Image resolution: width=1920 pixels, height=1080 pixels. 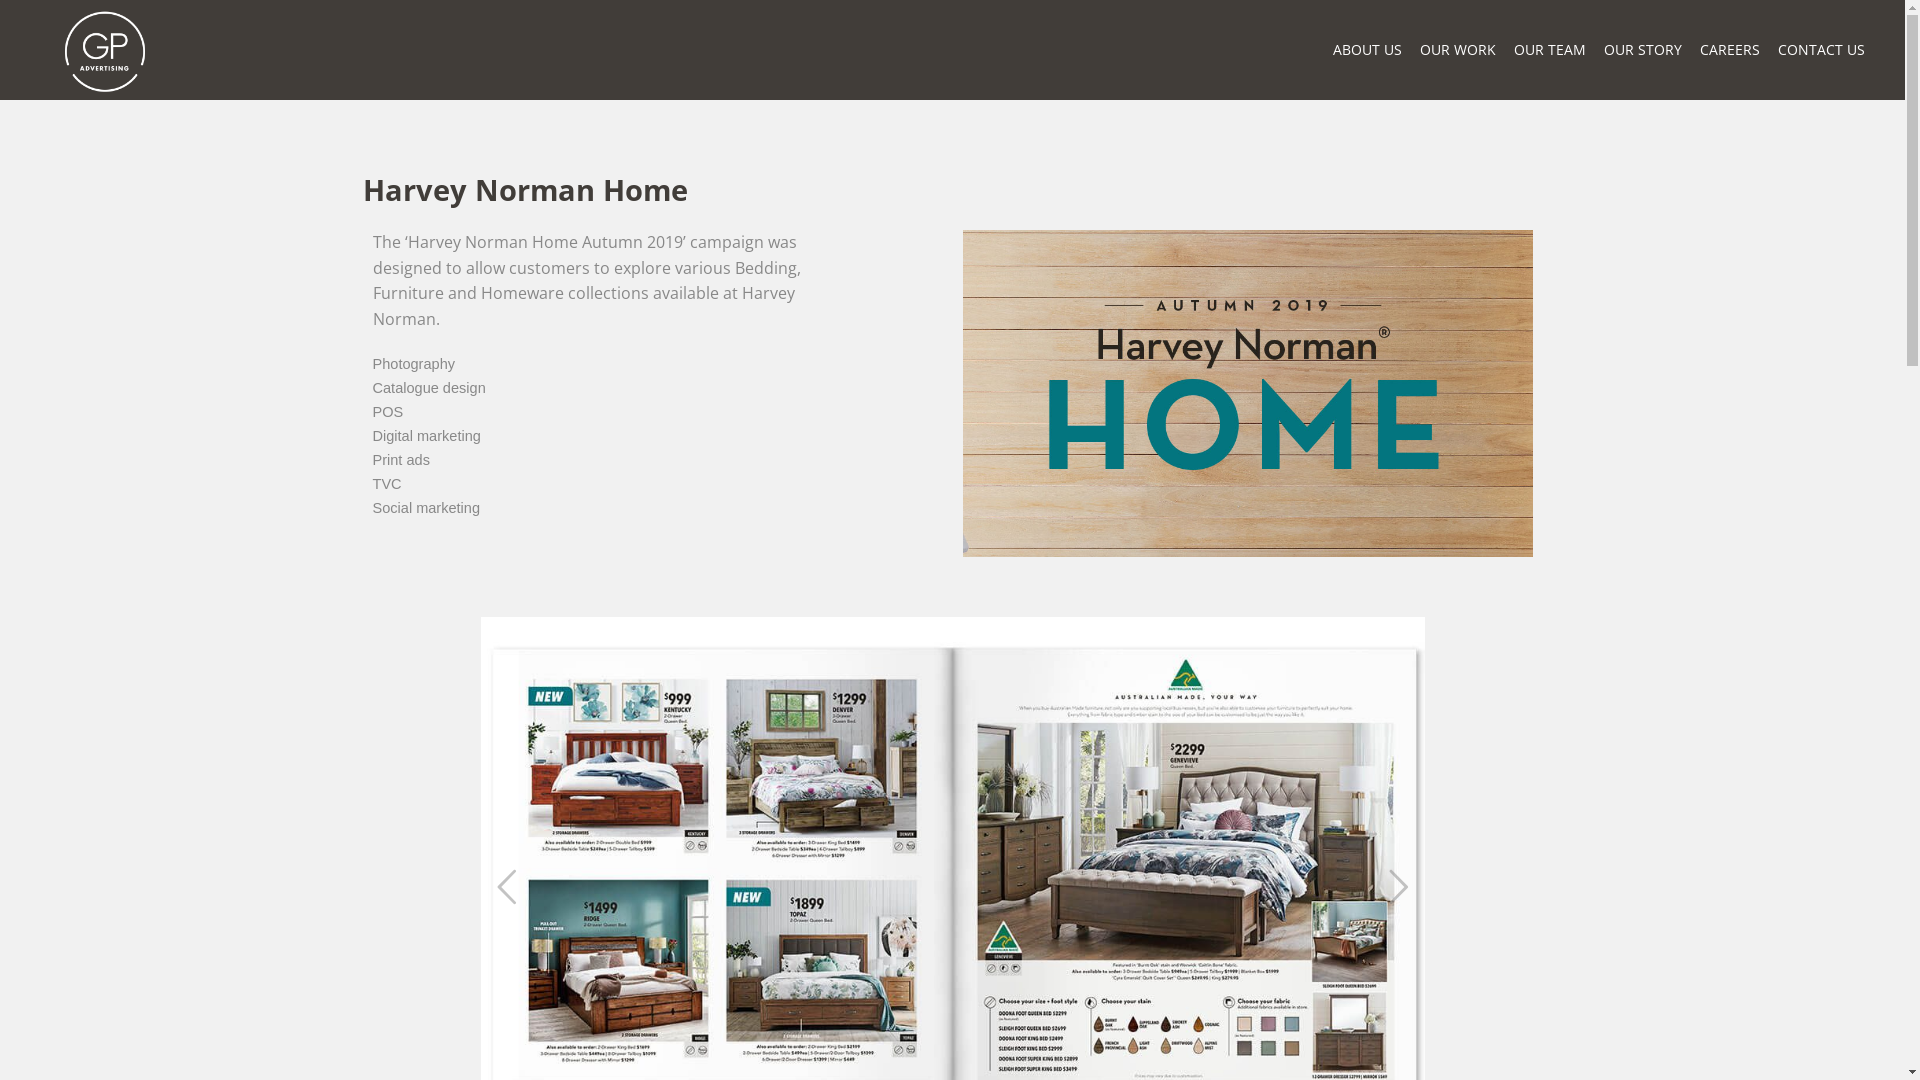 What do you see at coordinates (1642, 48) in the screenshot?
I see `'OUR STORY'` at bounding box center [1642, 48].